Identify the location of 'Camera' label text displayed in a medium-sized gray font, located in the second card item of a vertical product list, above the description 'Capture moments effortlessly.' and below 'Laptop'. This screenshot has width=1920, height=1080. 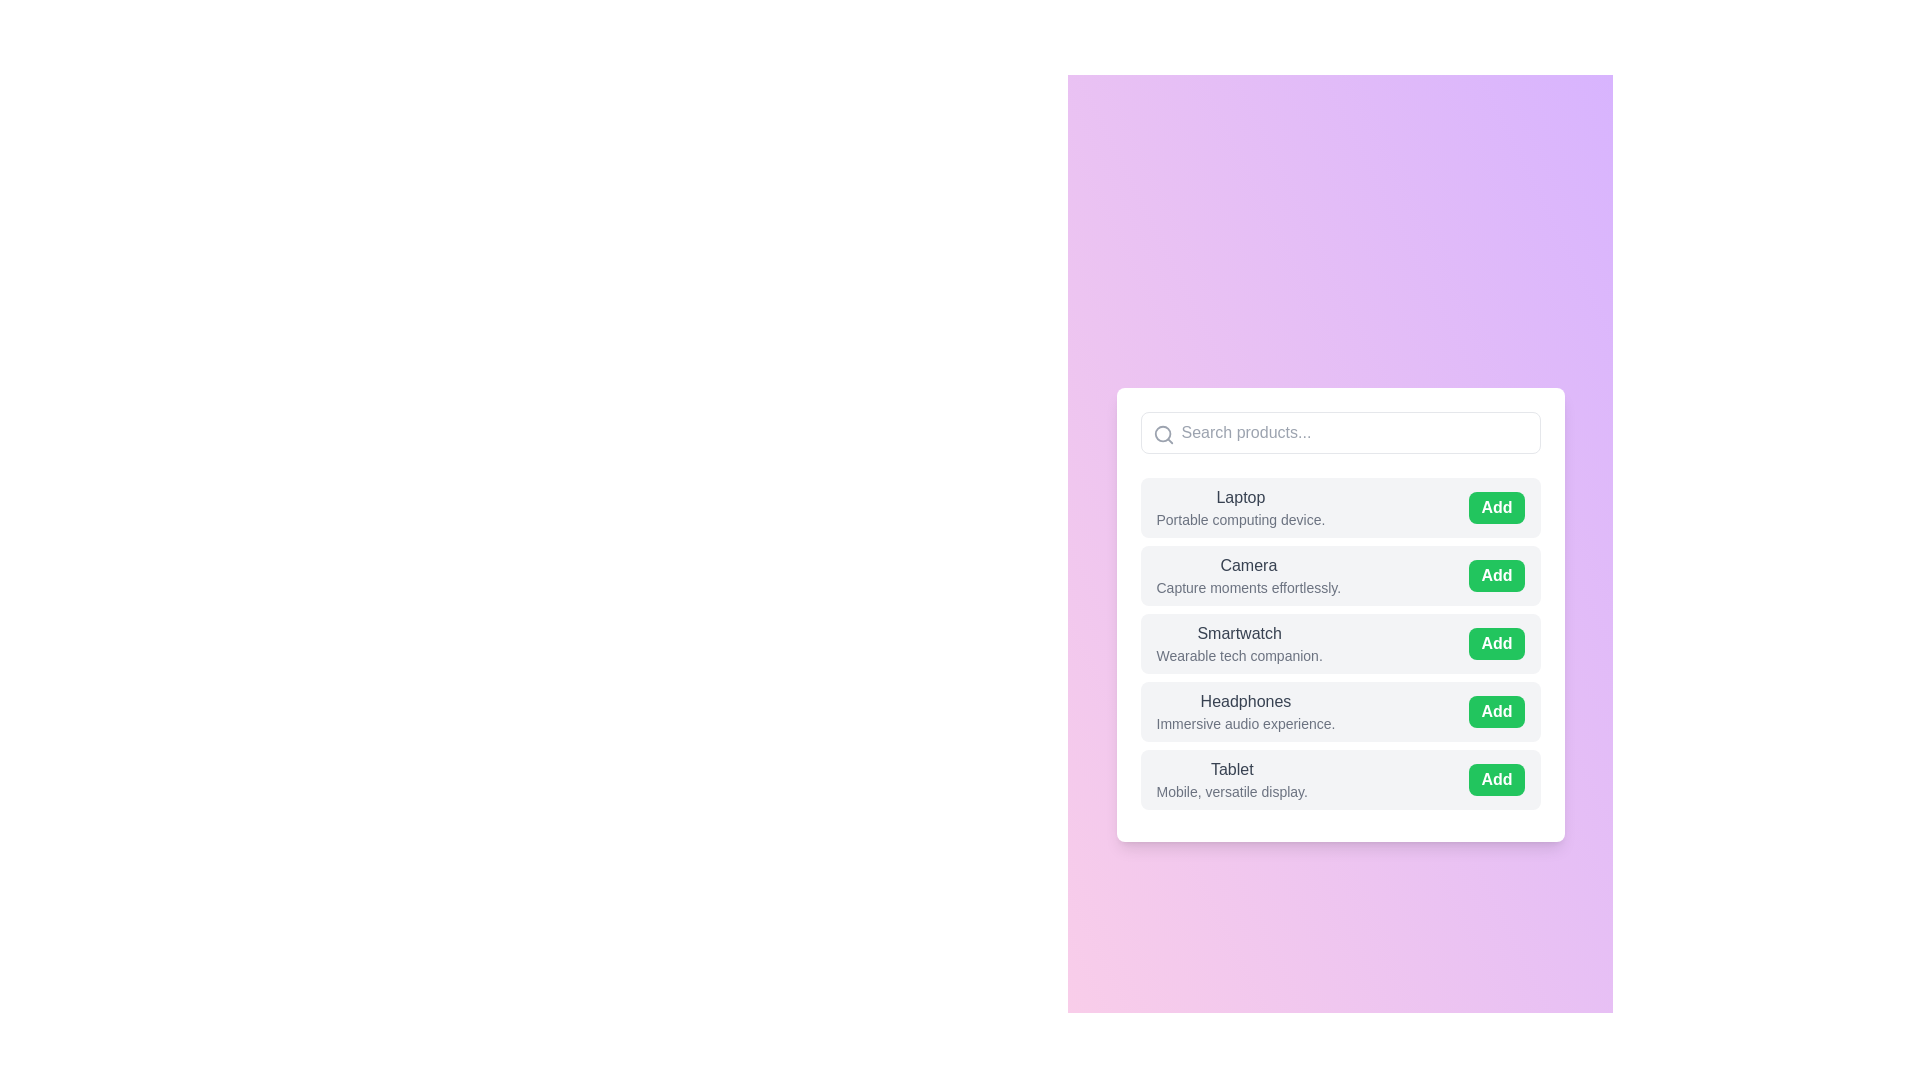
(1247, 566).